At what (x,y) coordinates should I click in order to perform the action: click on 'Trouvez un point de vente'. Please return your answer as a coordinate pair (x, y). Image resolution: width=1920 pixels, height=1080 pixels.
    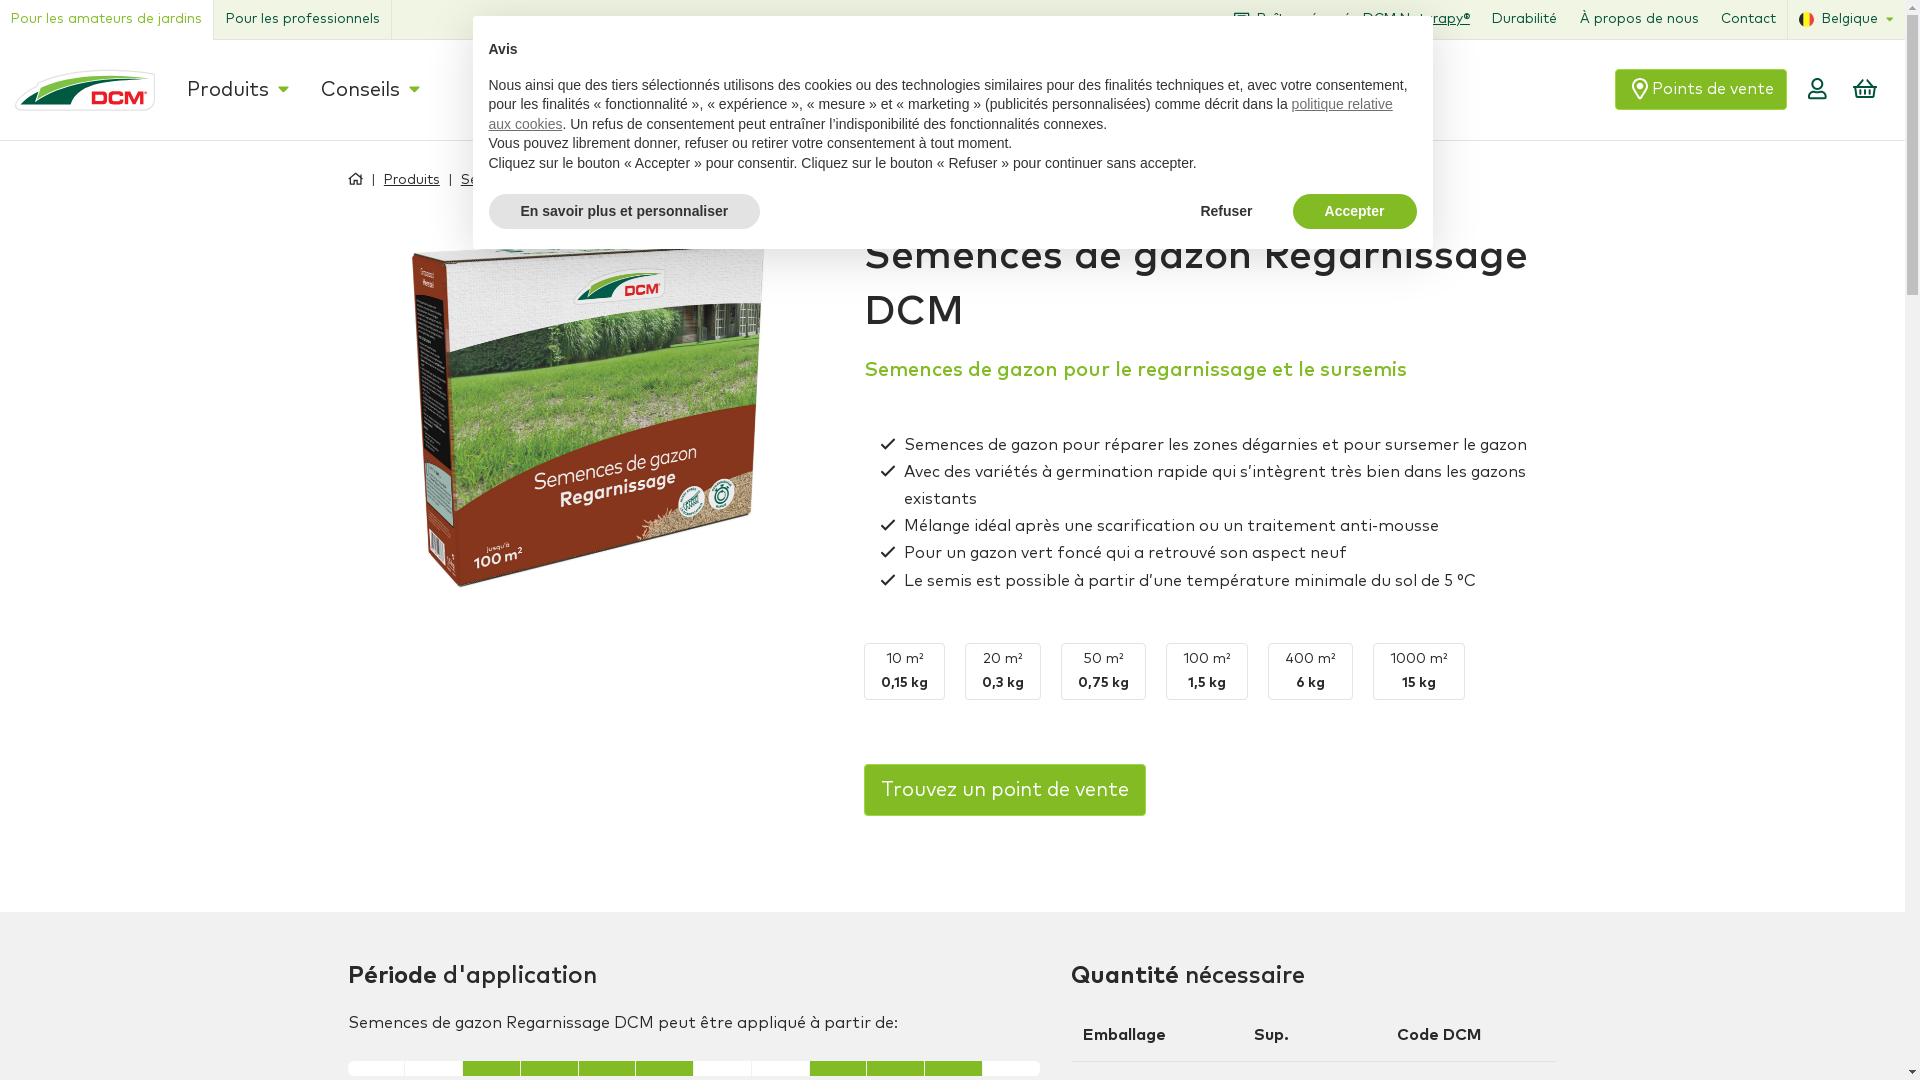
    Looking at the image, I should click on (1004, 789).